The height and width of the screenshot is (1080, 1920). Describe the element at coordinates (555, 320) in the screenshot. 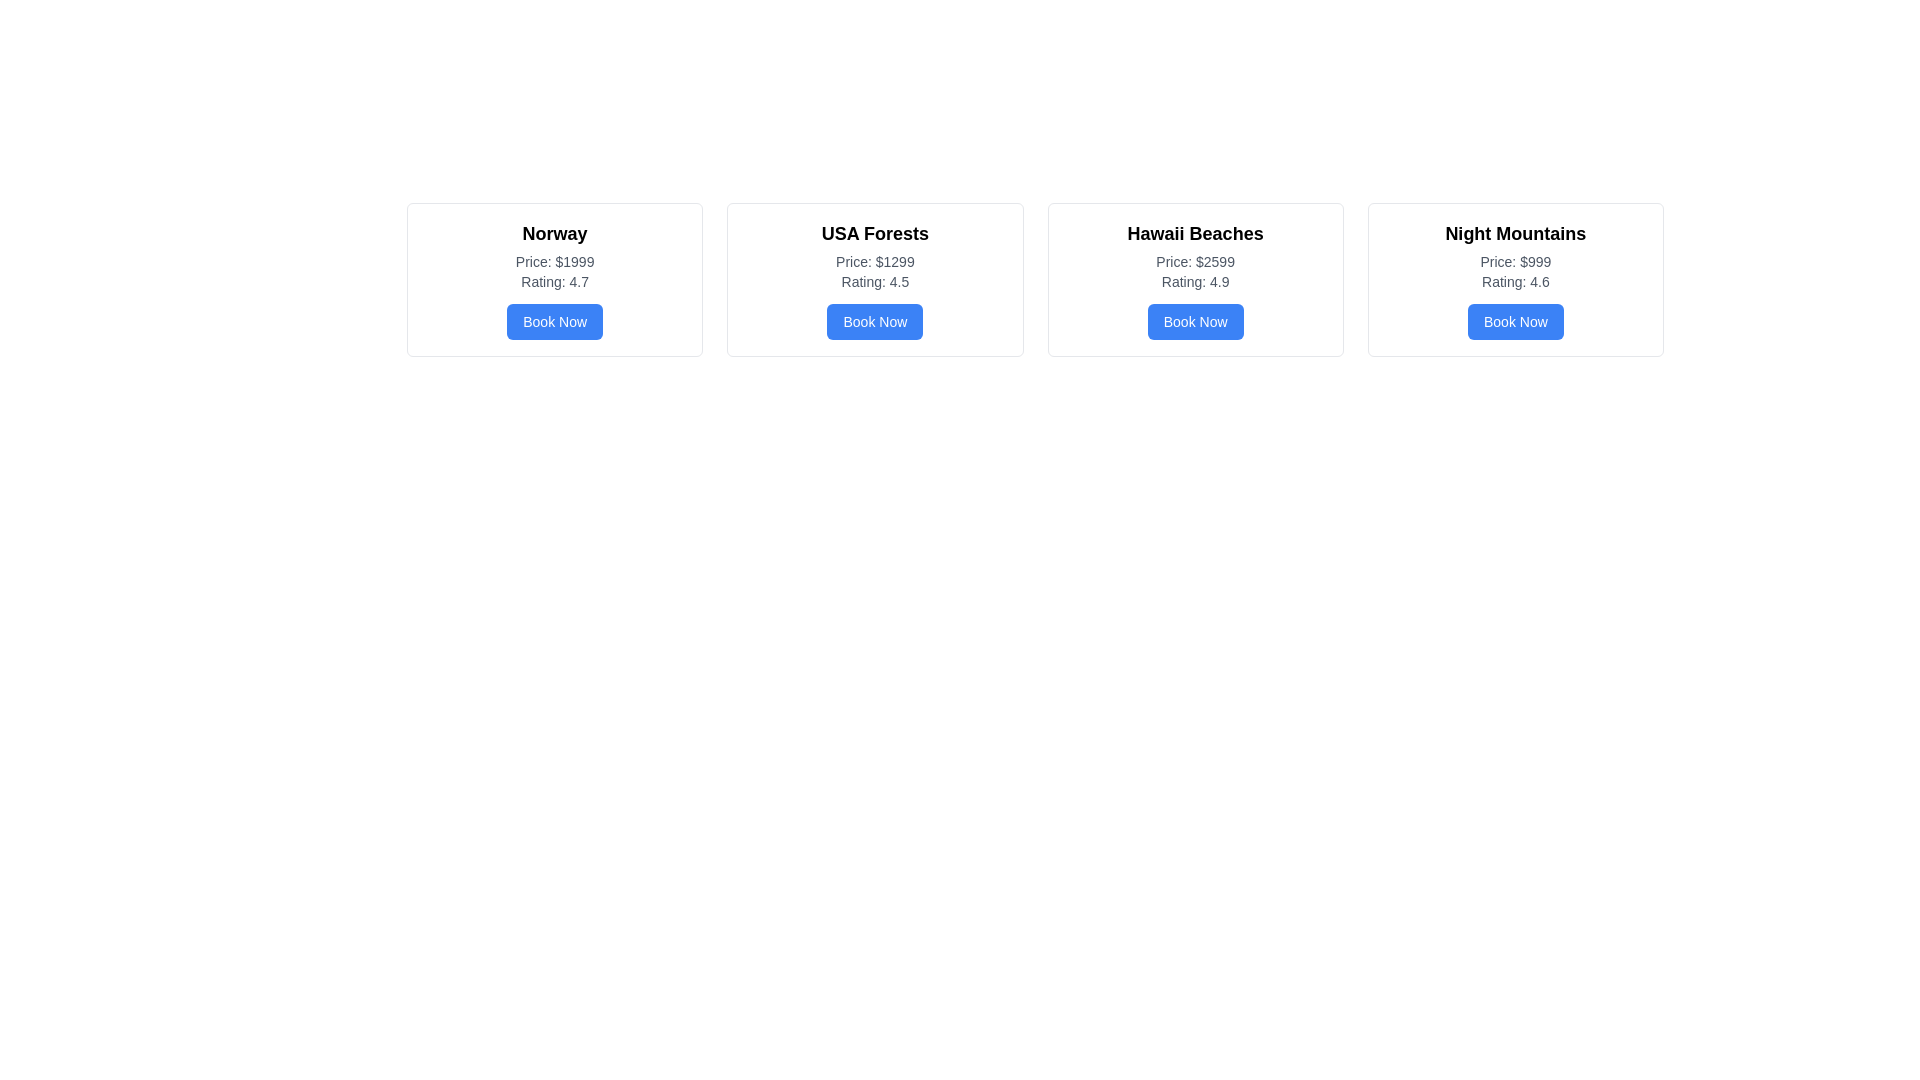

I see `the button located at the bottom of the Norway trip card to initiate the booking process` at that location.